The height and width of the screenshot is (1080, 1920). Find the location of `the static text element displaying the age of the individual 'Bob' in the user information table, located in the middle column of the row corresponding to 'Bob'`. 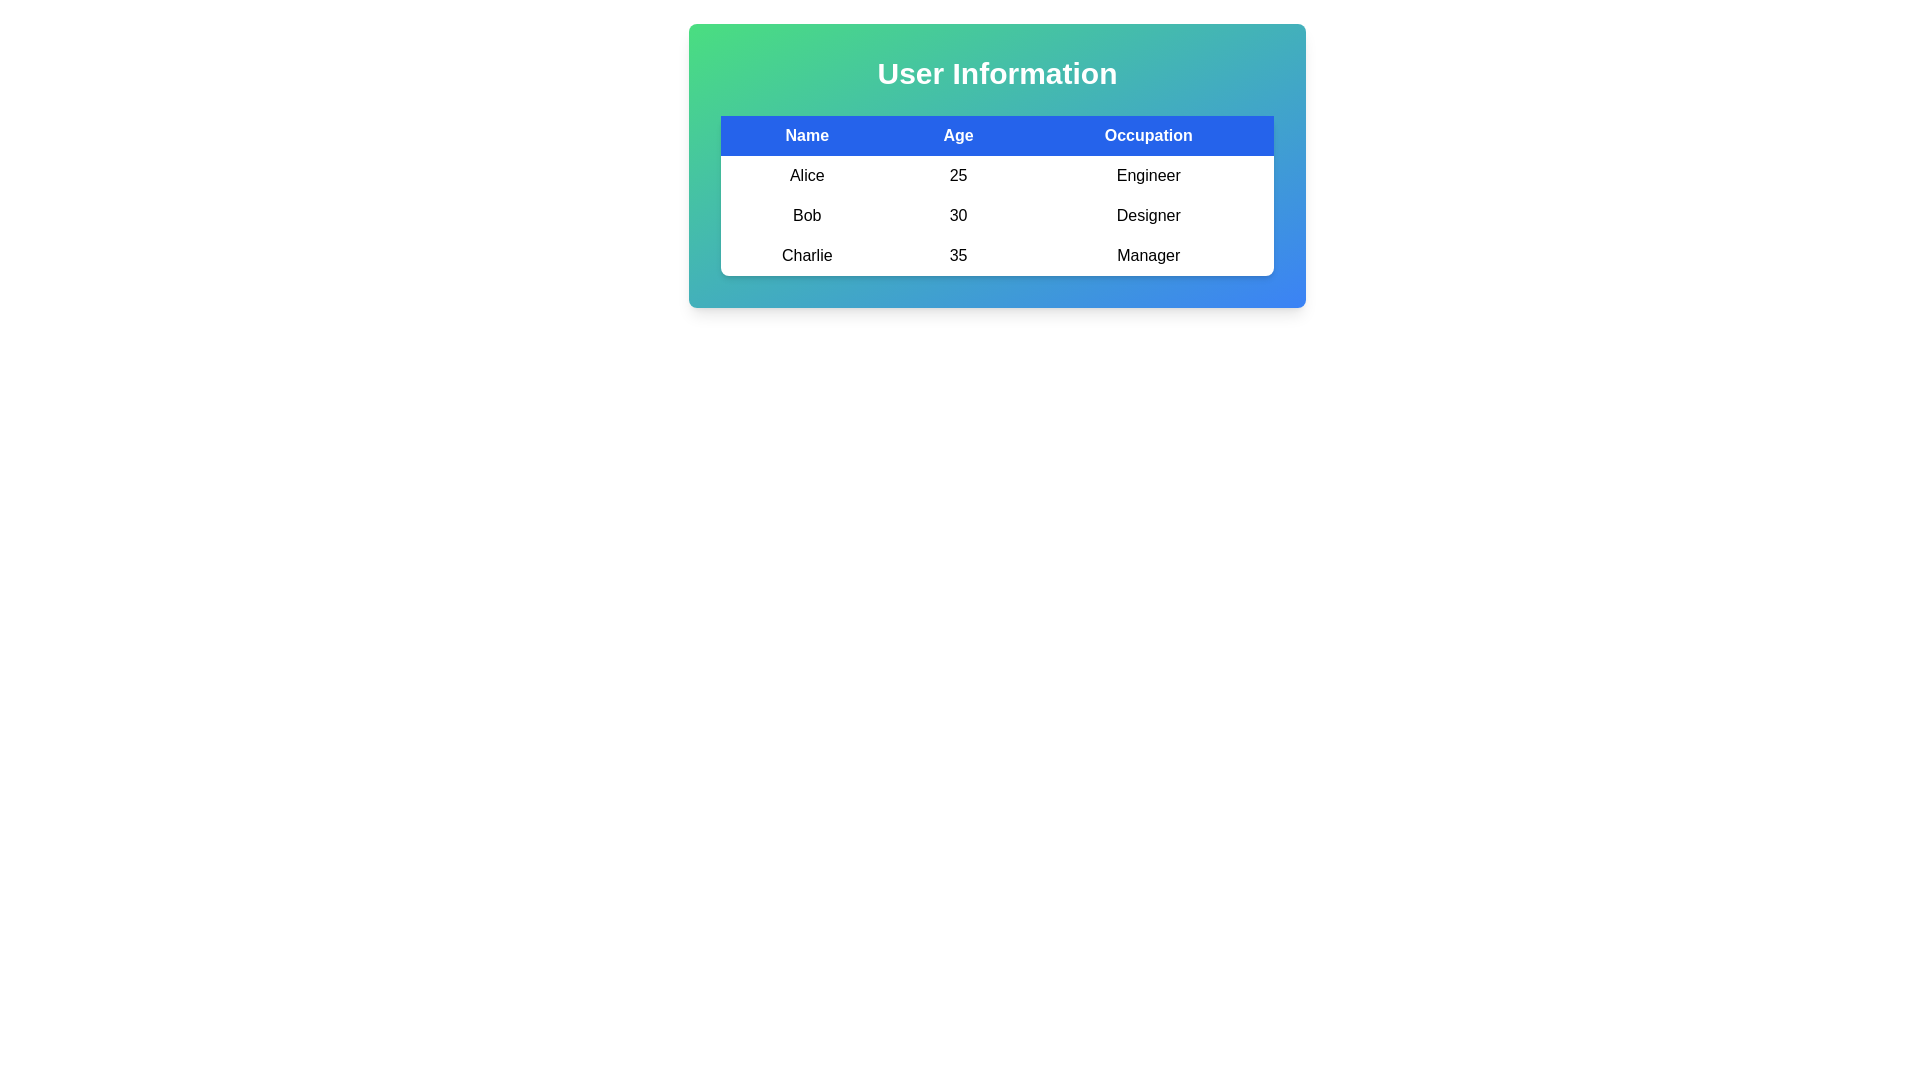

the static text element displaying the age of the individual 'Bob' in the user information table, located in the middle column of the row corresponding to 'Bob' is located at coordinates (957, 216).